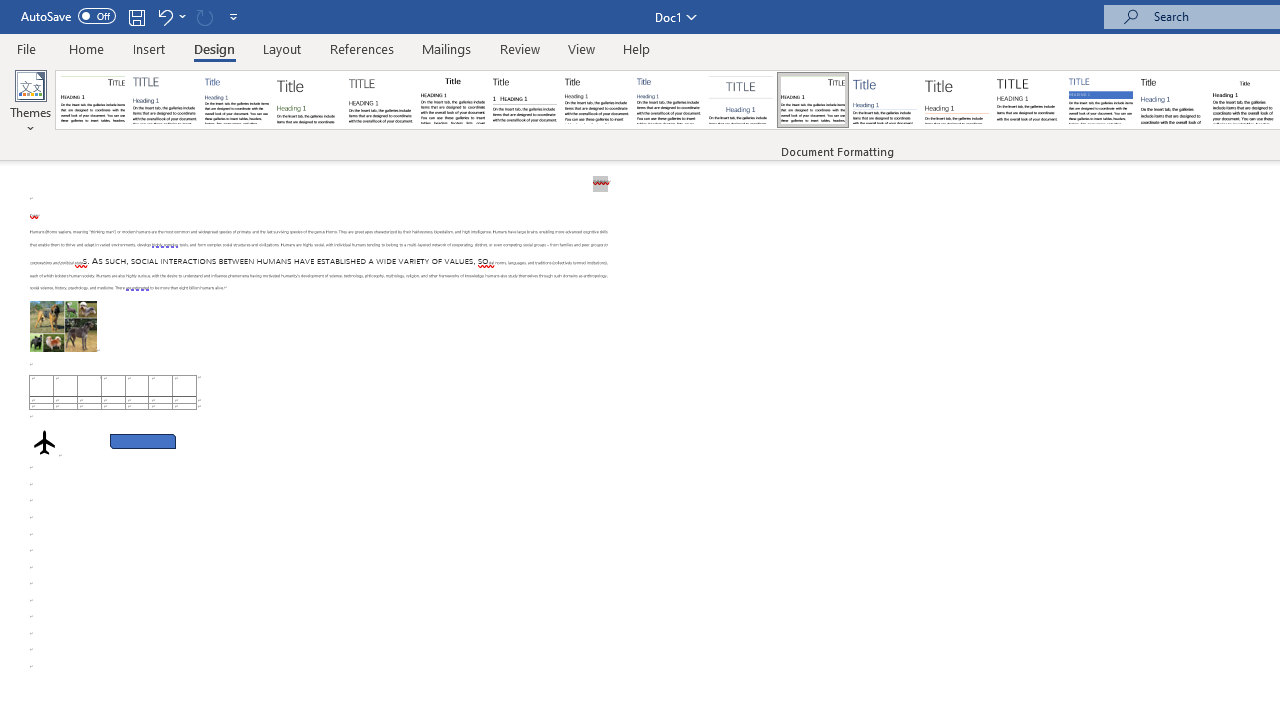 The image size is (1280, 720). I want to click on 'Minimalist', so click(1029, 100).